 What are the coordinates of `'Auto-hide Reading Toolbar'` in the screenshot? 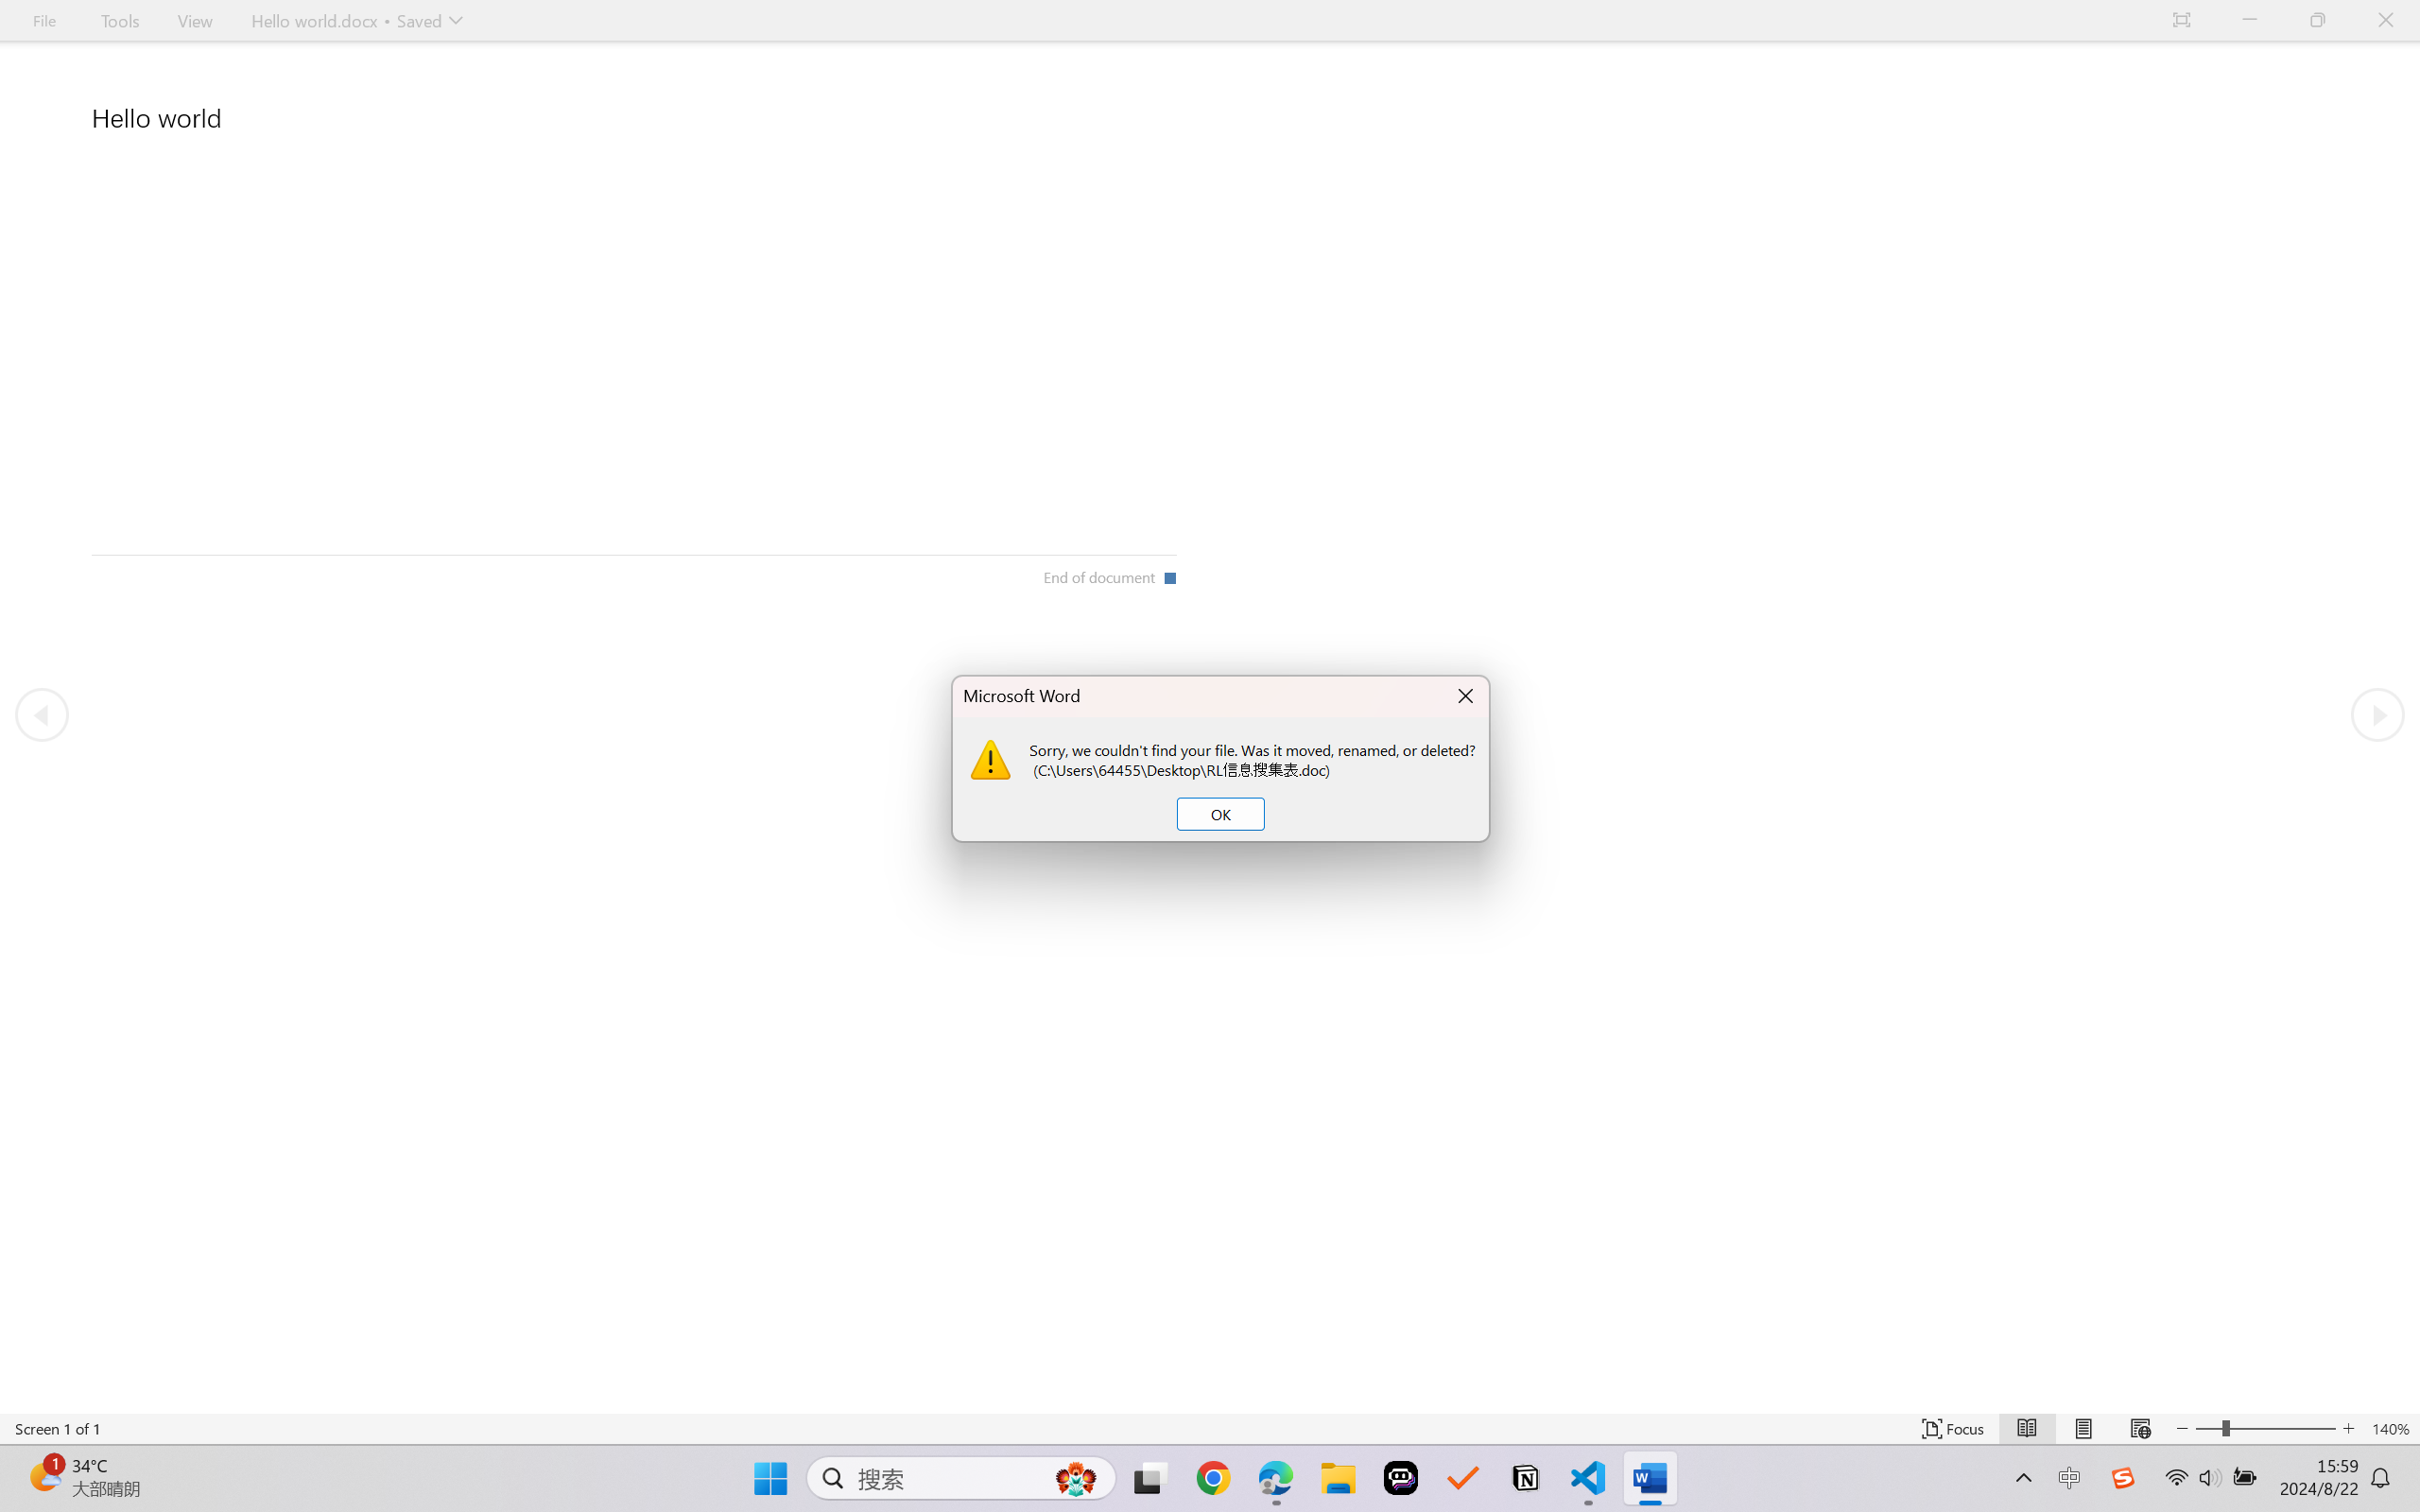 It's located at (2182, 20).